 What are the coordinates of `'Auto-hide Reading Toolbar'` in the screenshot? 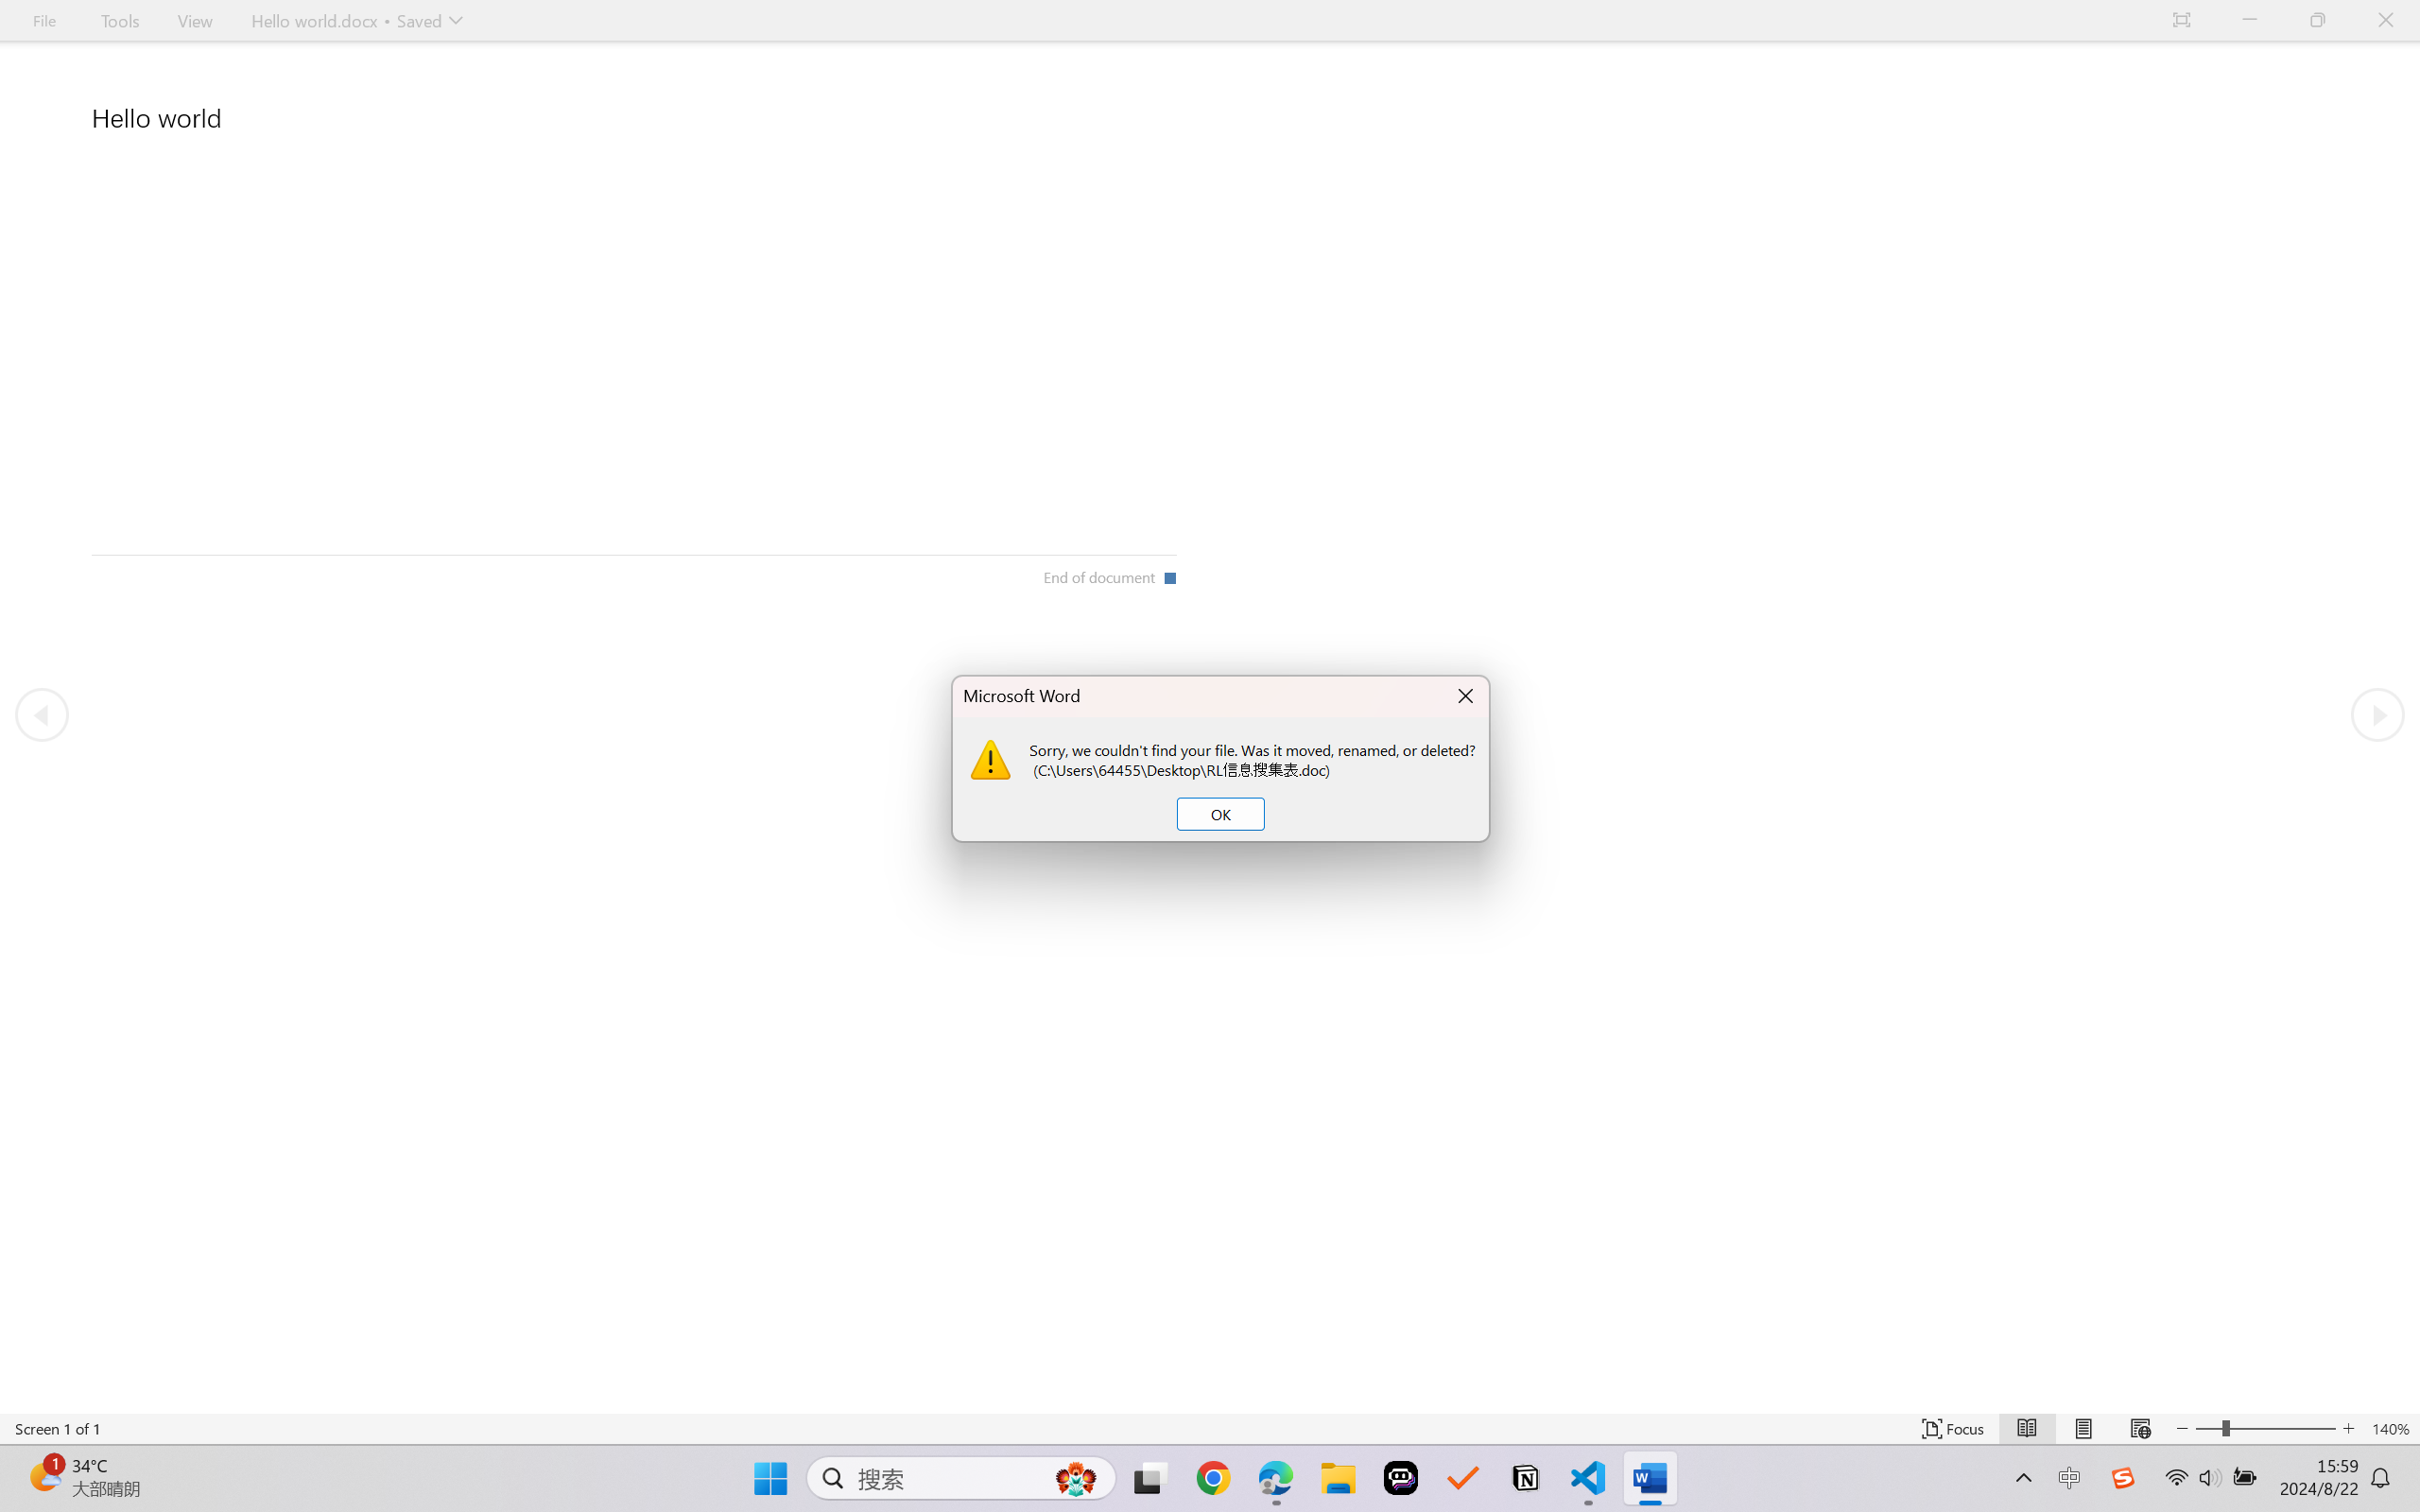 It's located at (2182, 20).